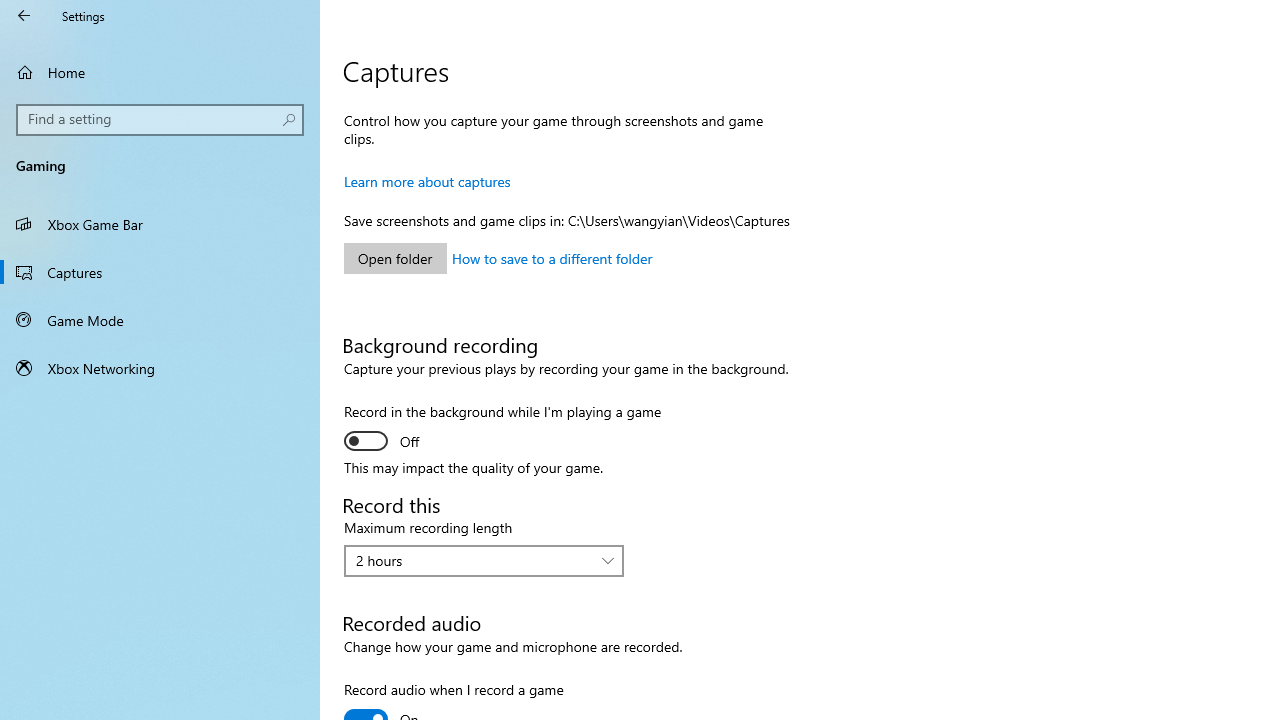 This screenshot has width=1280, height=720. I want to click on 'Game Mode', so click(160, 319).